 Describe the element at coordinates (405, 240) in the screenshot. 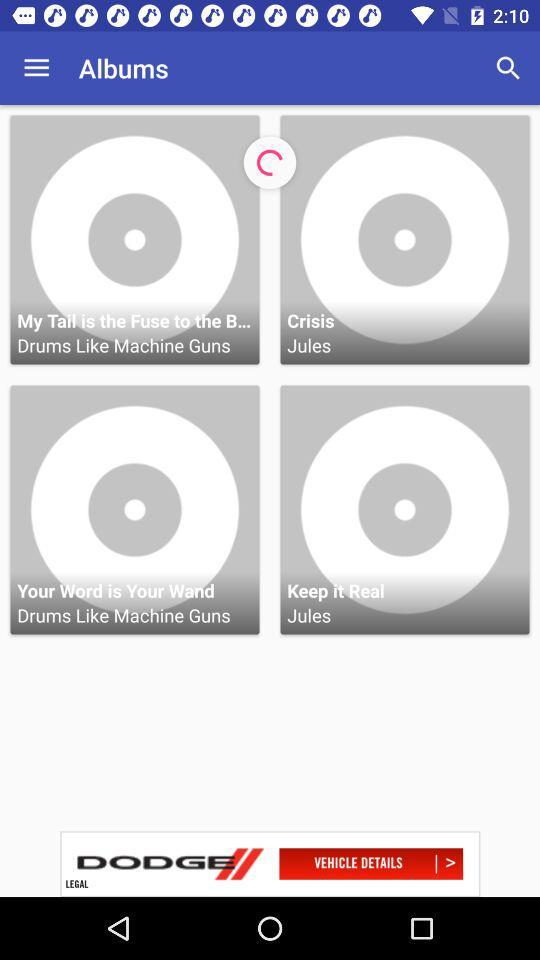

I see `the crisis jules music album` at that location.